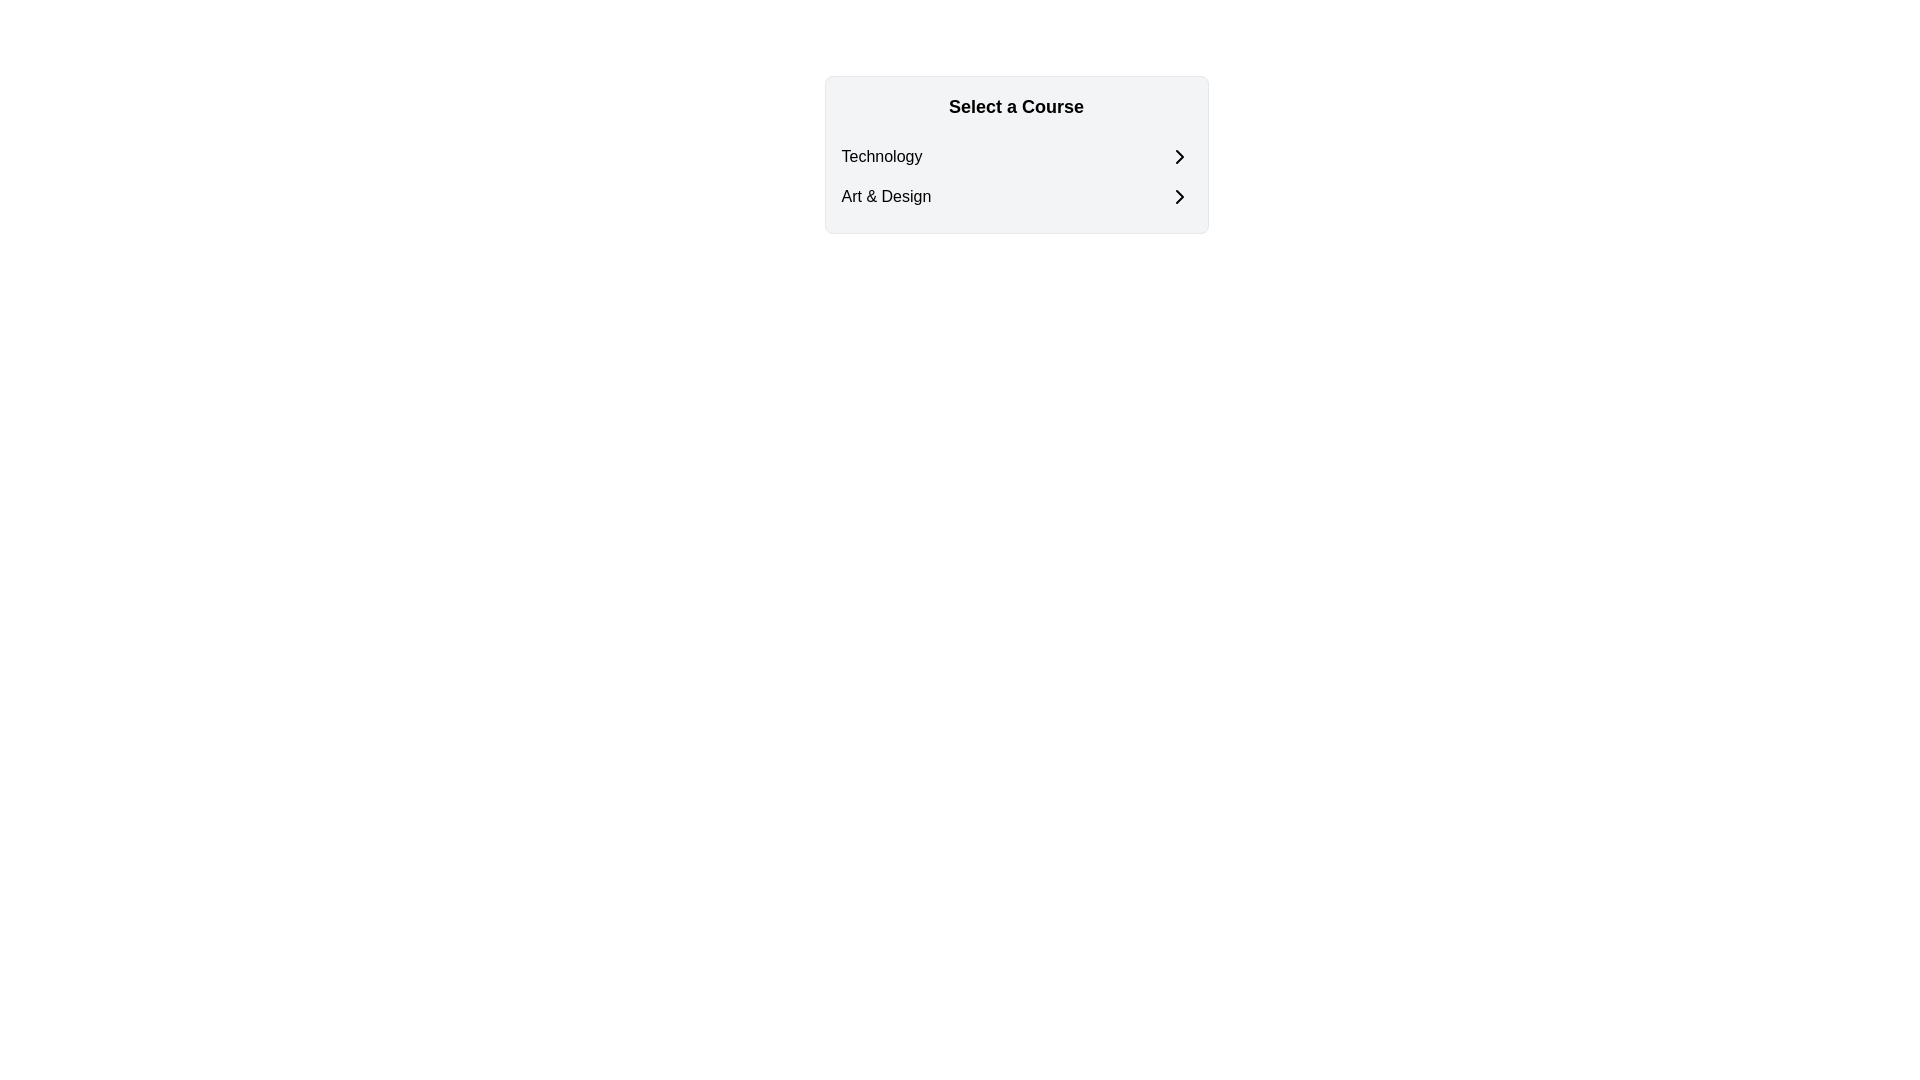 The image size is (1920, 1080). I want to click on the rightward-pointing chevron icon located at the far-right end of the 'Art & Design' button, so click(1179, 196).